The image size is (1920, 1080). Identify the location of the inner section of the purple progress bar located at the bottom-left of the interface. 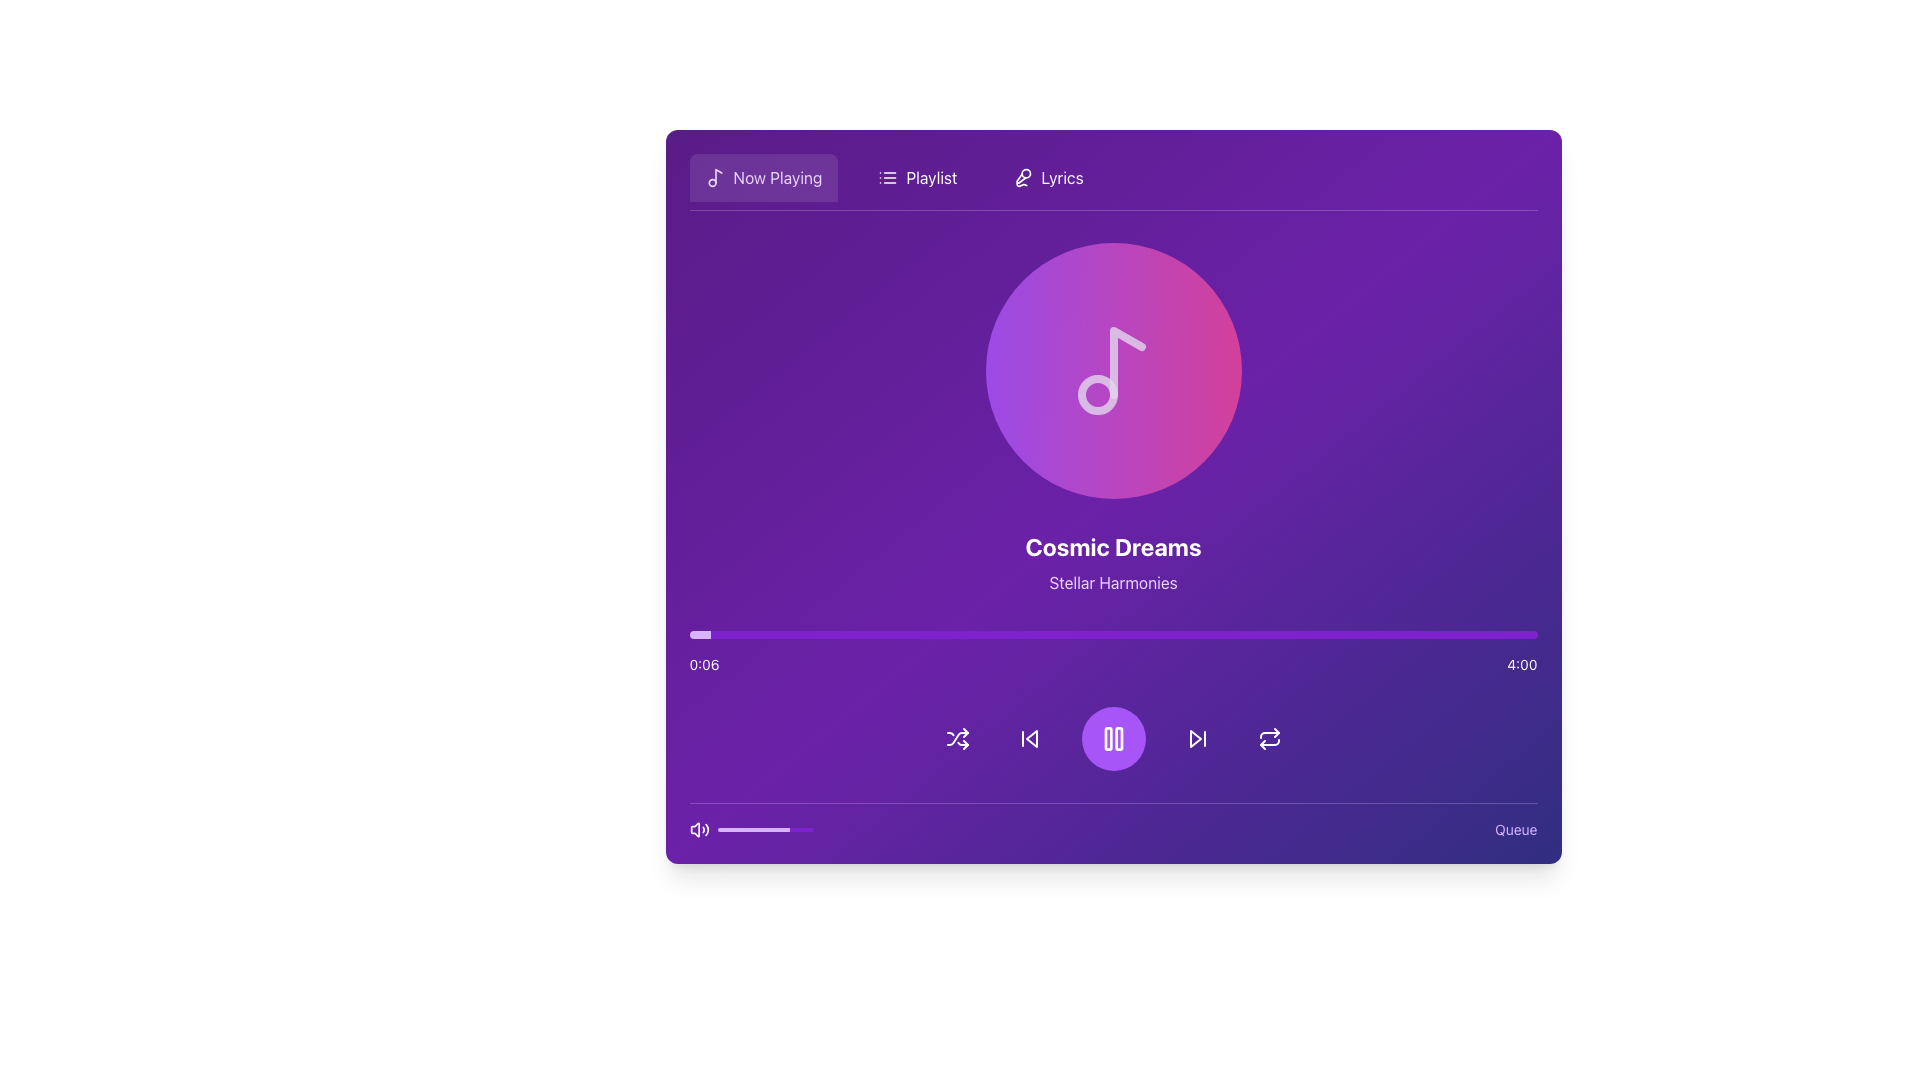
(764, 829).